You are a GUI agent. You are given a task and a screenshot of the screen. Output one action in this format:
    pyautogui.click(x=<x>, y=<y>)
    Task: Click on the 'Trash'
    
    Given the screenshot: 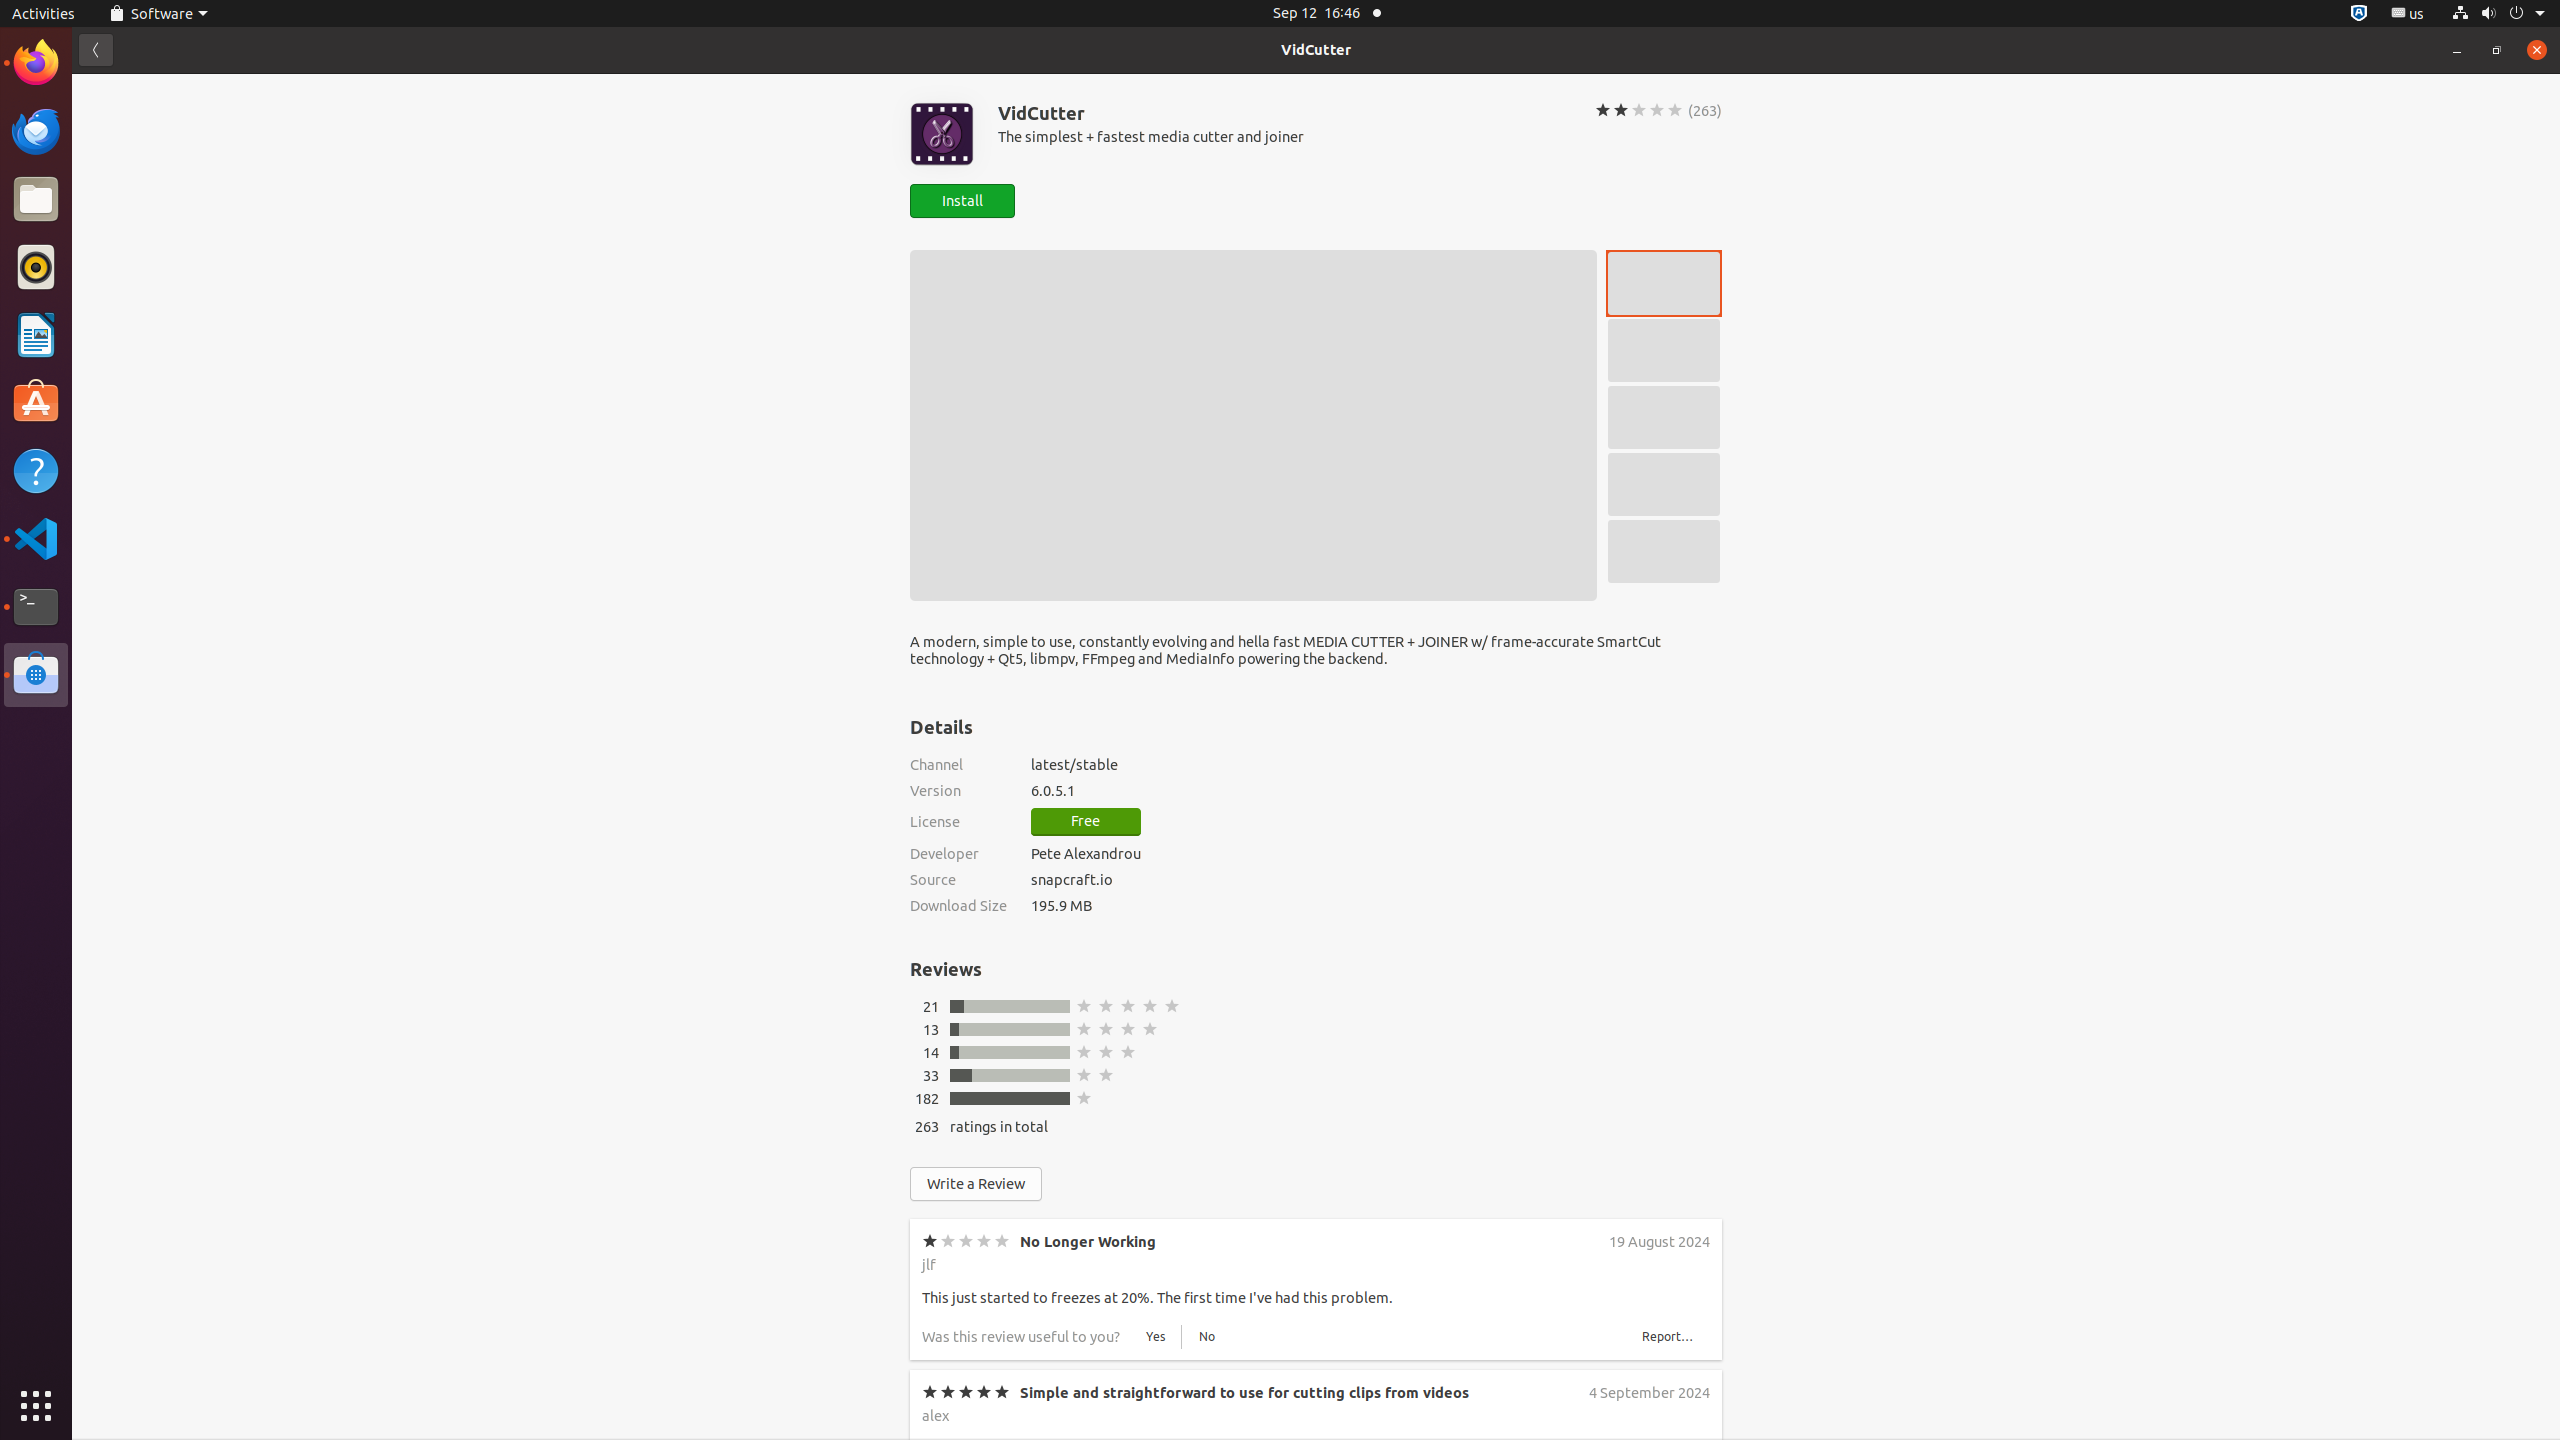 What is the action you would take?
    pyautogui.click(x=133, y=189)
    